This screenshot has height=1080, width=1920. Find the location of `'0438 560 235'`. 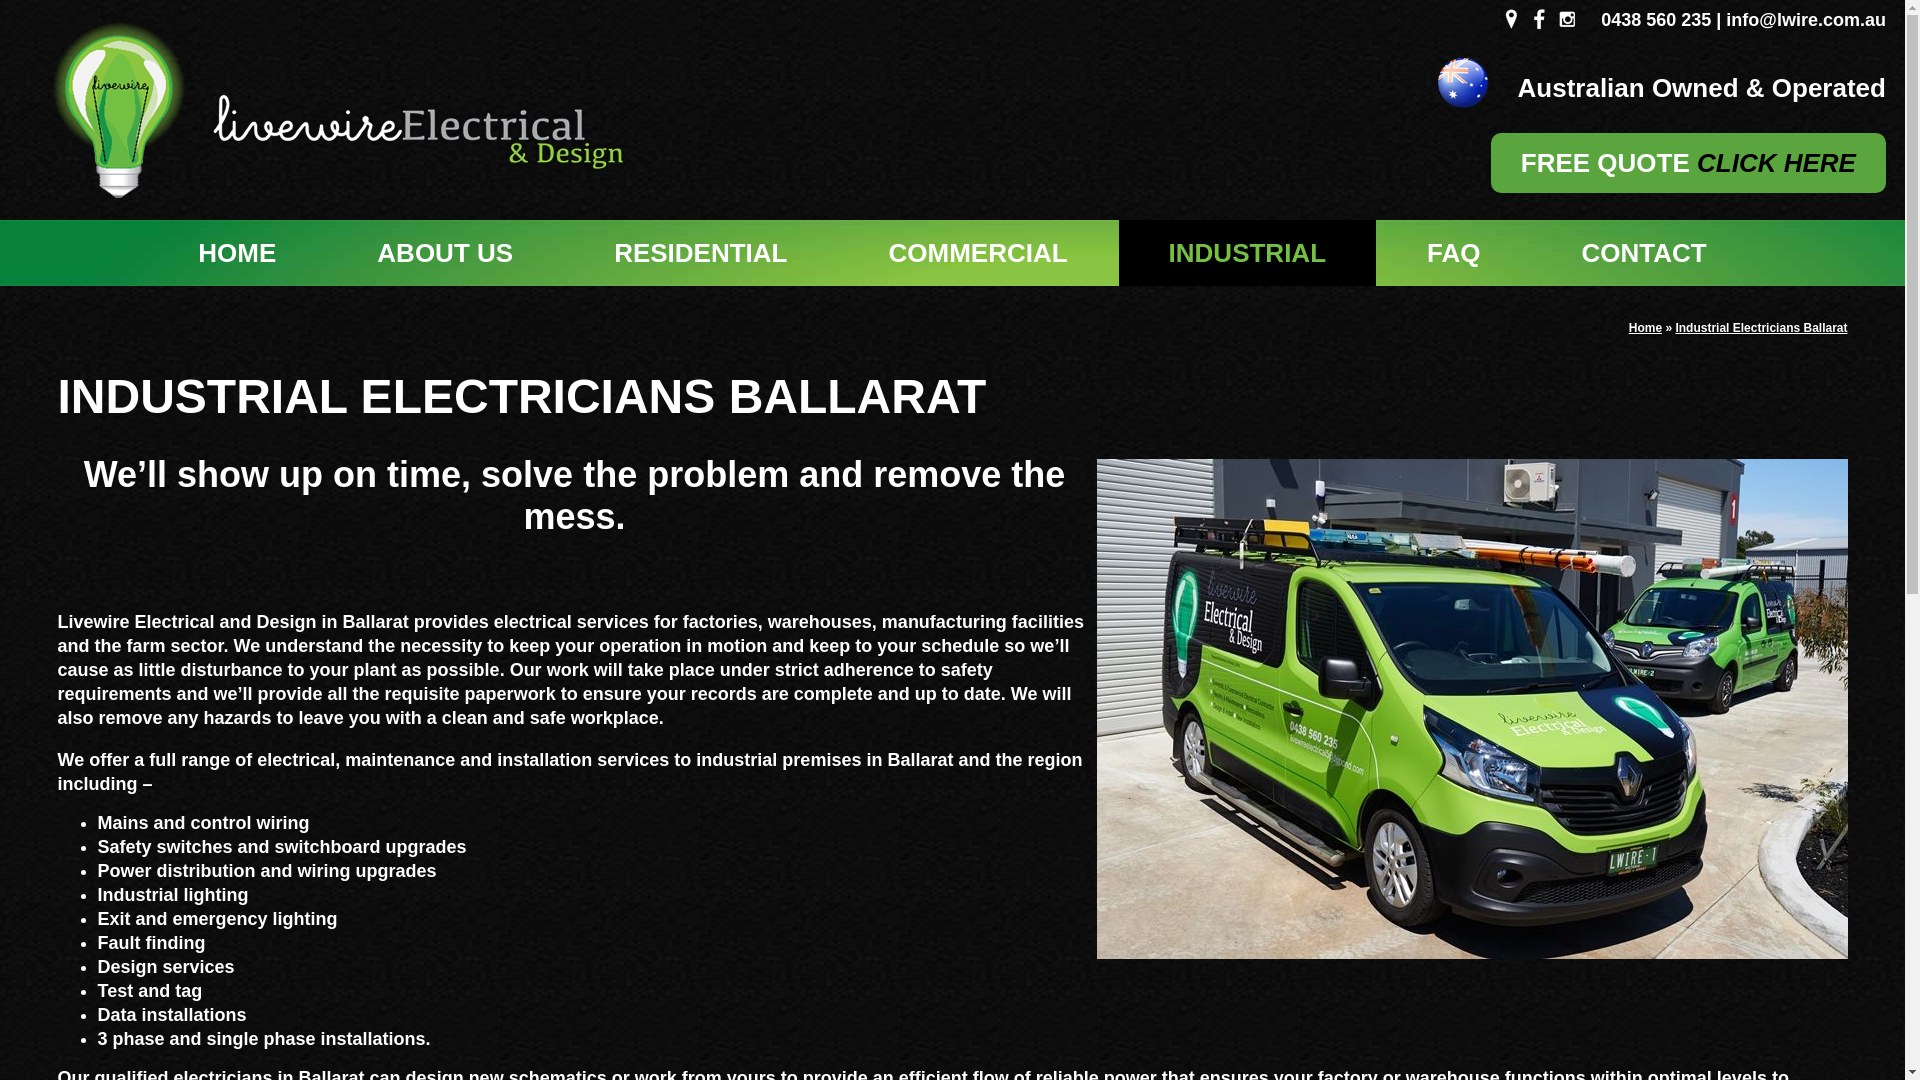

'0438 560 235' is located at coordinates (1656, 19).